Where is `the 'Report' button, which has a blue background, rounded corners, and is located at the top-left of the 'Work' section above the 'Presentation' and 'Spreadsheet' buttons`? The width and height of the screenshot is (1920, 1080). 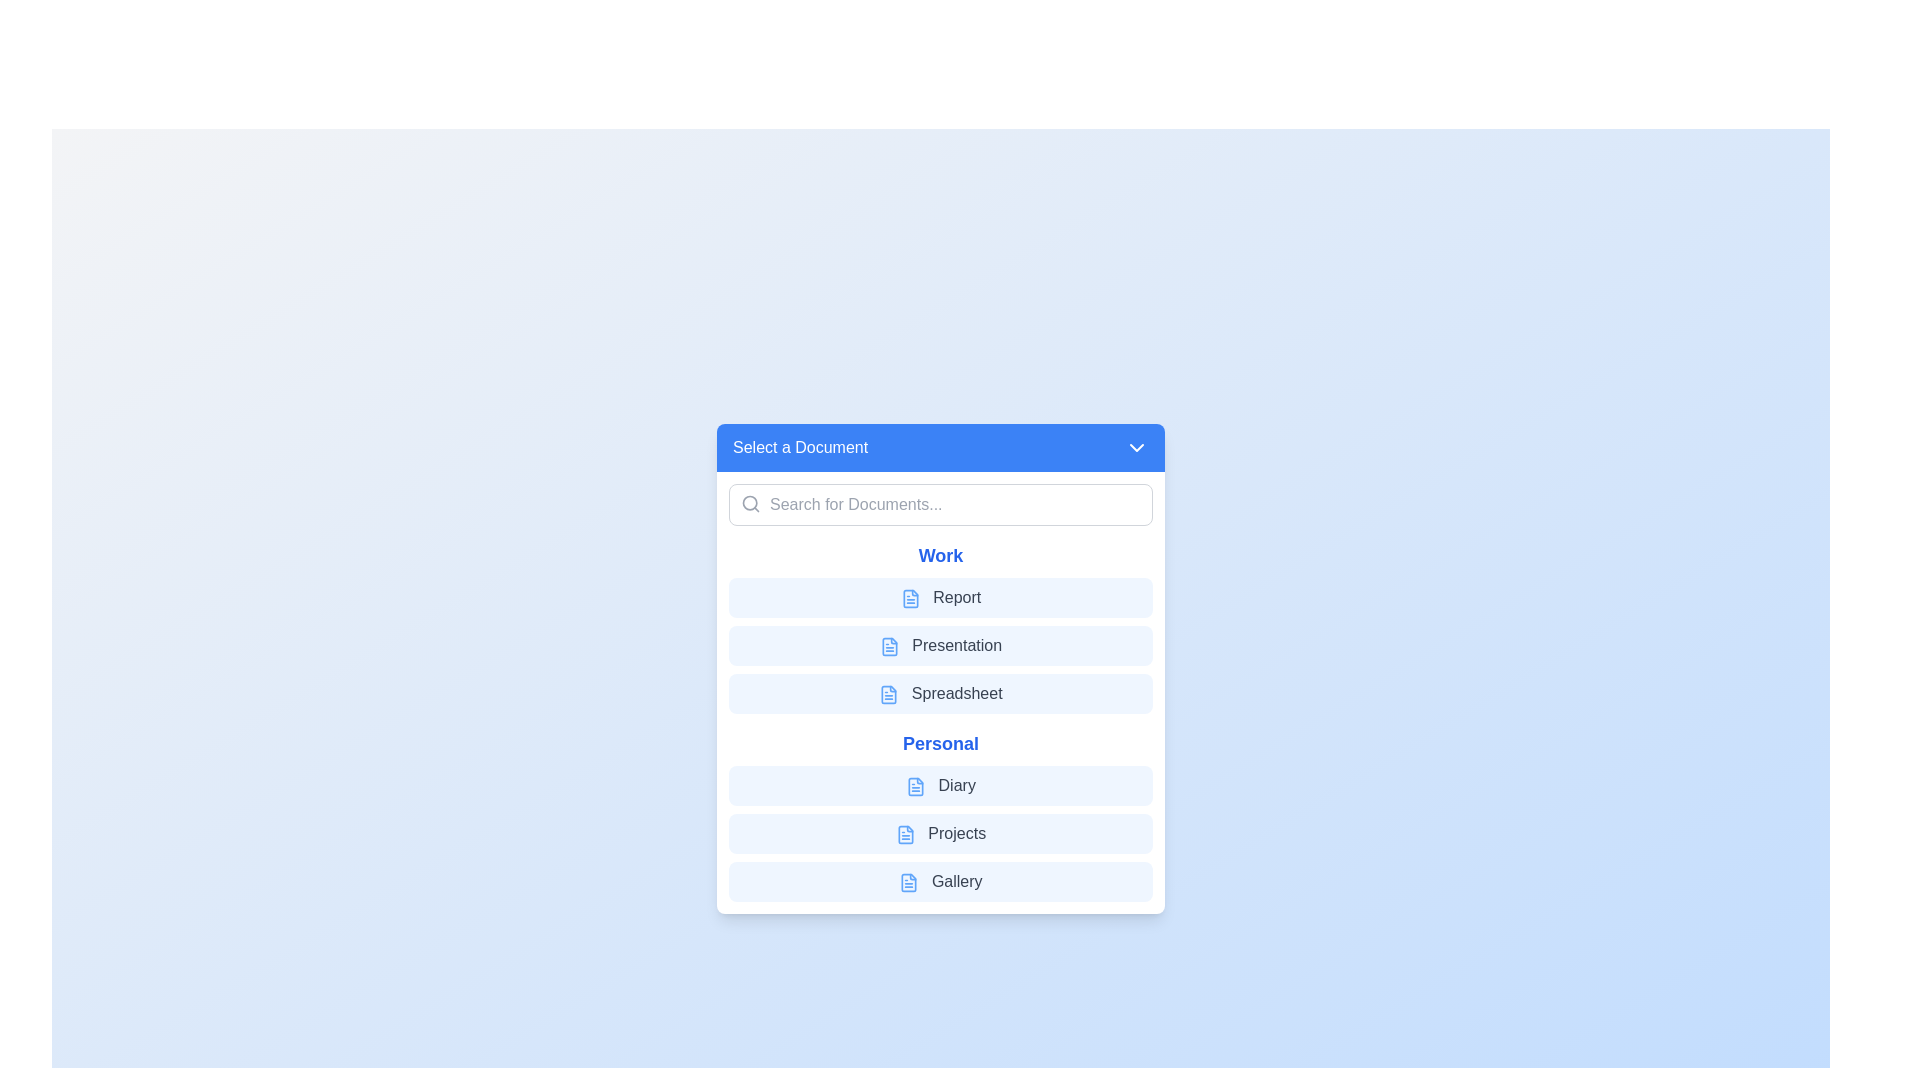
the 'Report' button, which has a blue background, rounded corners, and is located at the top-left of the 'Work' section above the 'Presentation' and 'Spreadsheet' buttons is located at coordinates (939, 596).